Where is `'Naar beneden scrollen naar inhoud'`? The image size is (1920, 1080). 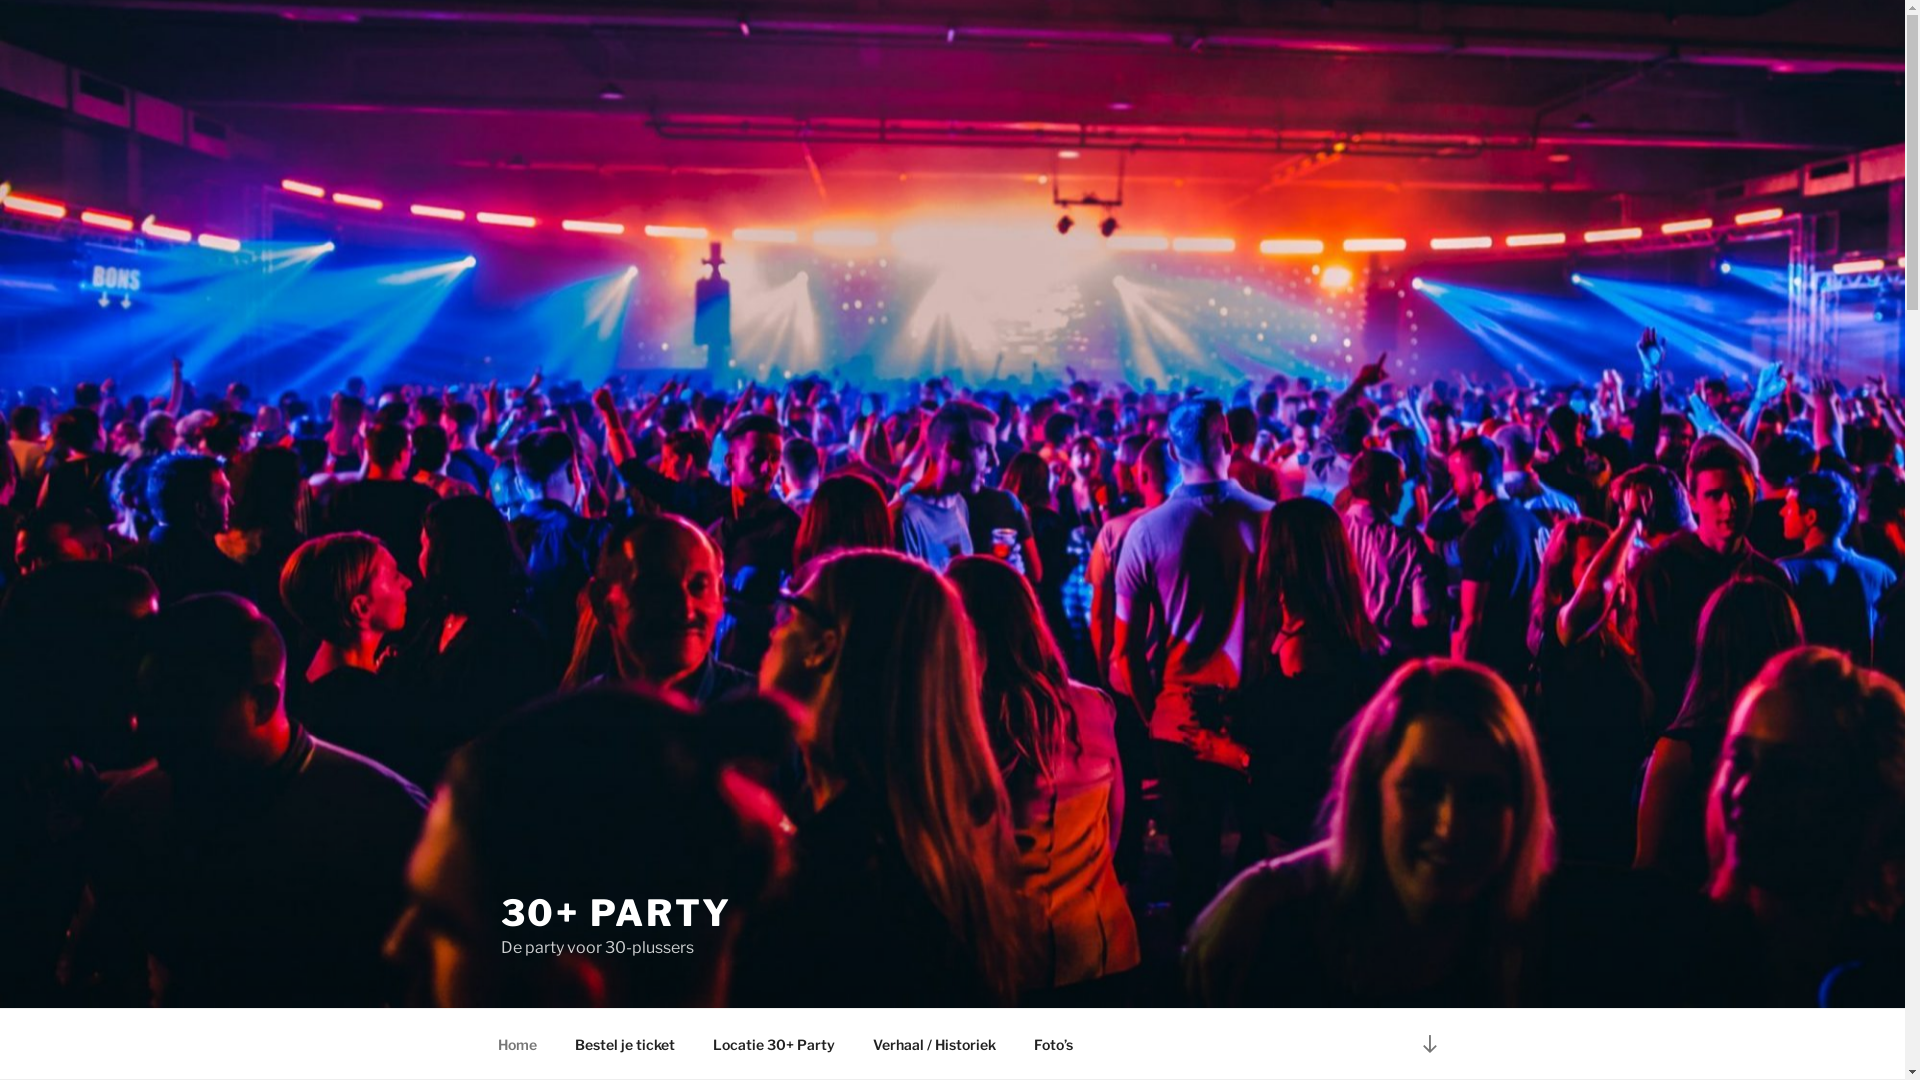 'Naar beneden scrollen naar inhoud' is located at coordinates (1428, 1042).